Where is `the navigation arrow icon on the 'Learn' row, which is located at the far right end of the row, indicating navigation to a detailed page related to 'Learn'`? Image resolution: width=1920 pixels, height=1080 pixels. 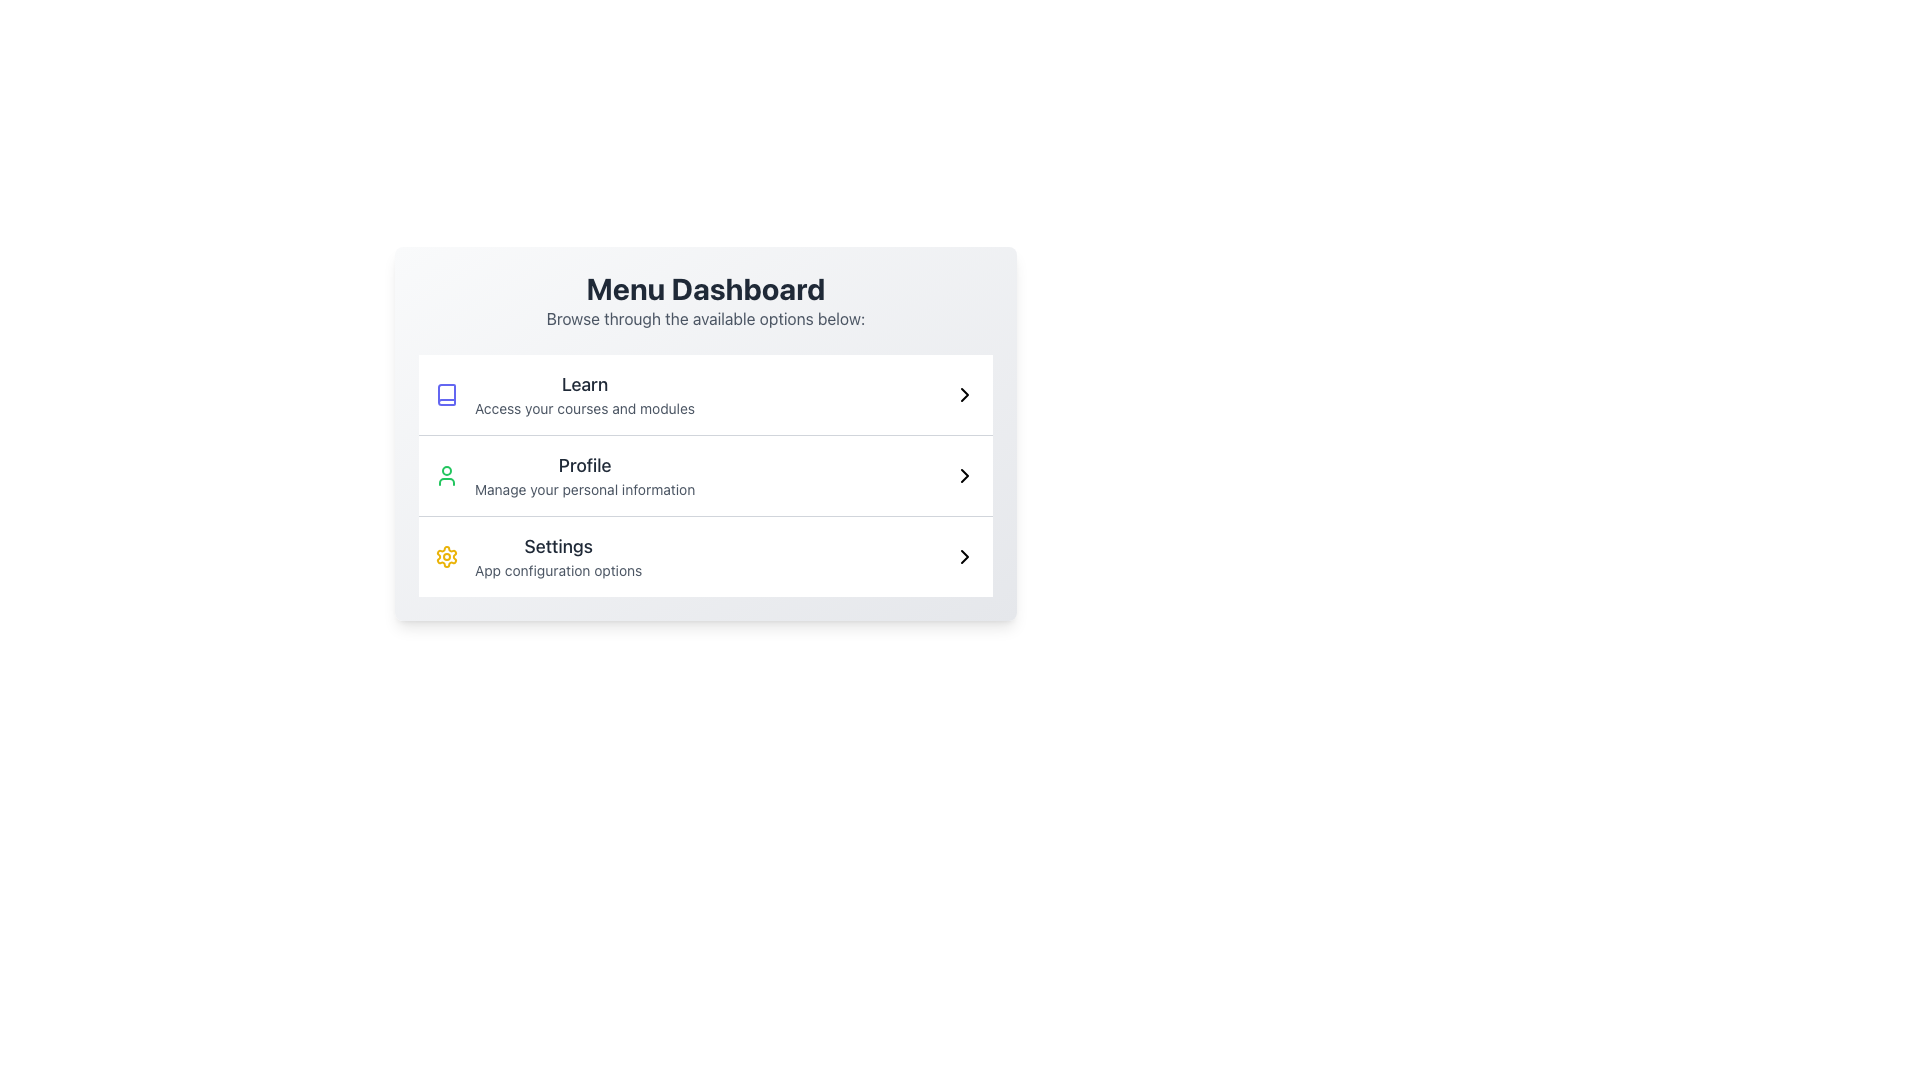 the navigation arrow icon on the 'Learn' row, which is located at the far right end of the row, indicating navigation to a detailed page related to 'Learn' is located at coordinates (964, 394).